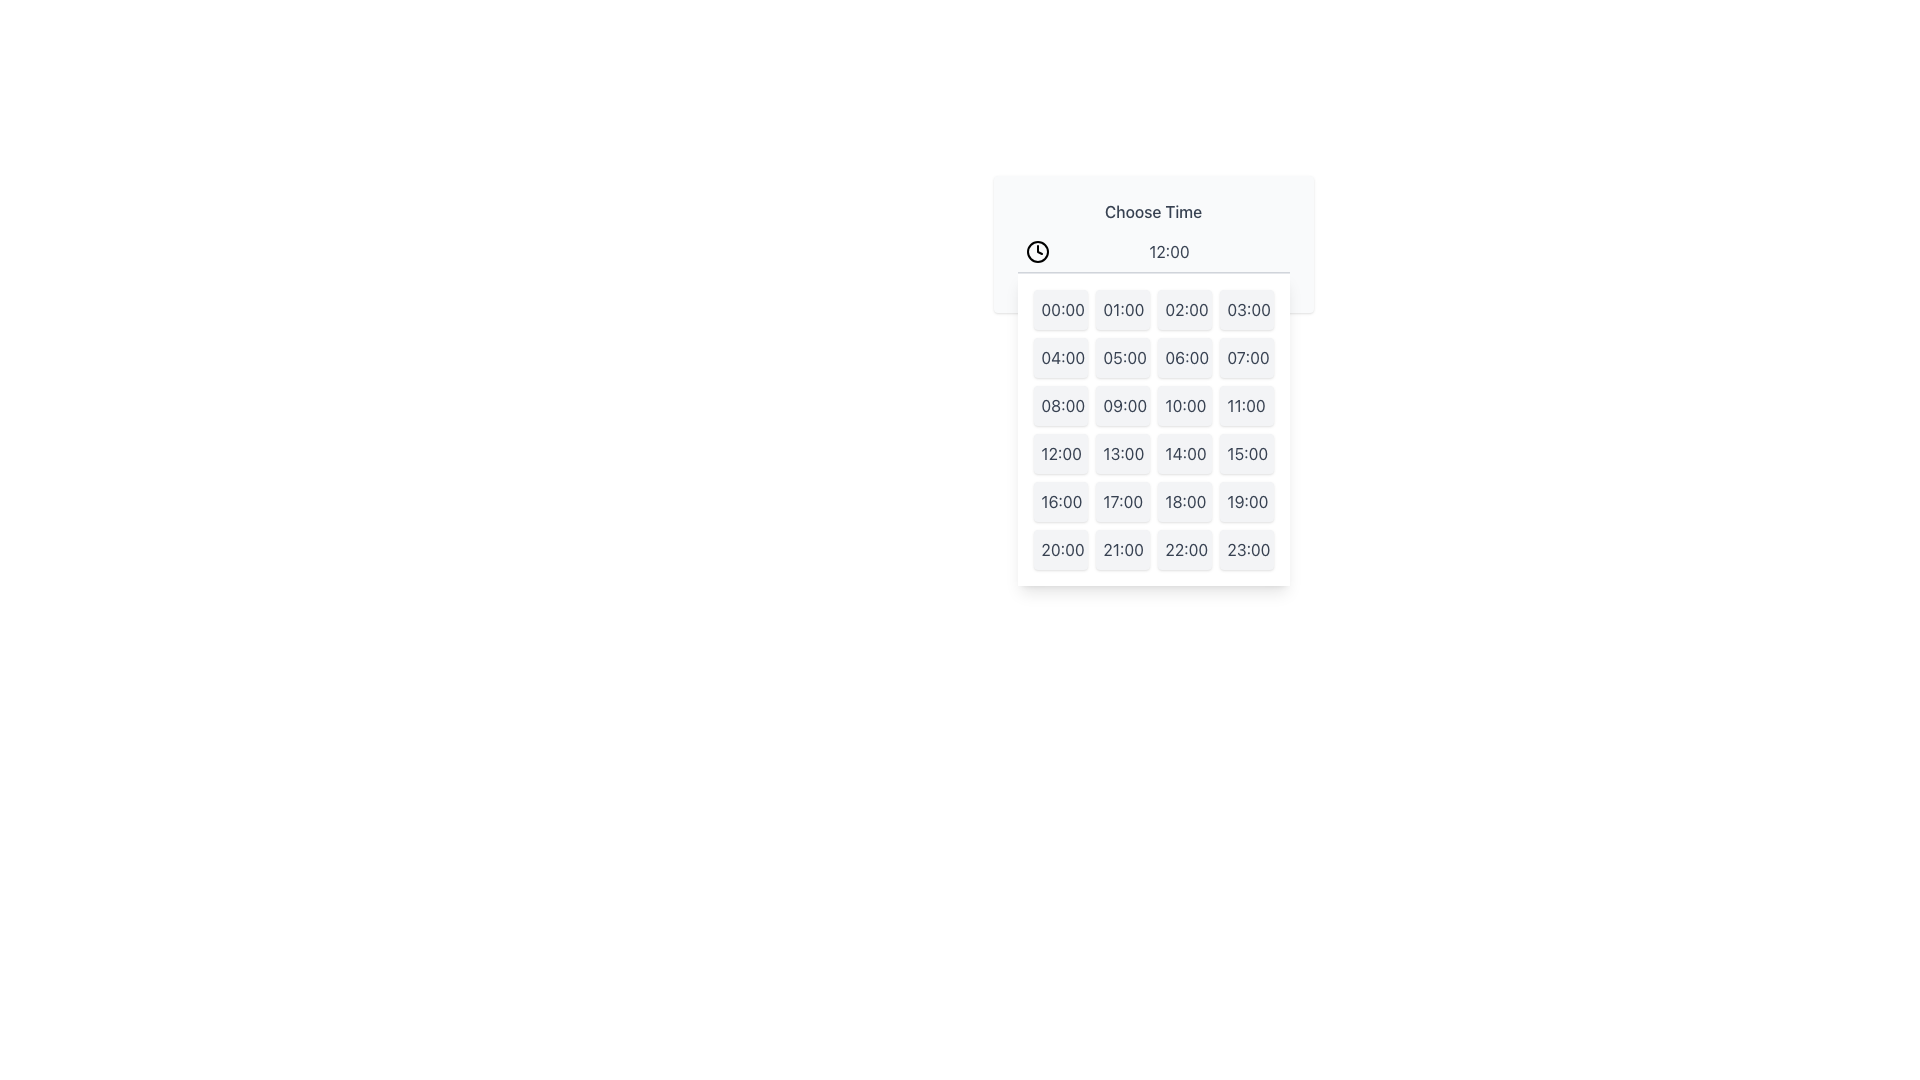 The image size is (1920, 1080). What do you see at coordinates (1122, 405) in the screenshot?
I see `the rectangular button with the text '09:00'` at bounding box center [1122, 405].